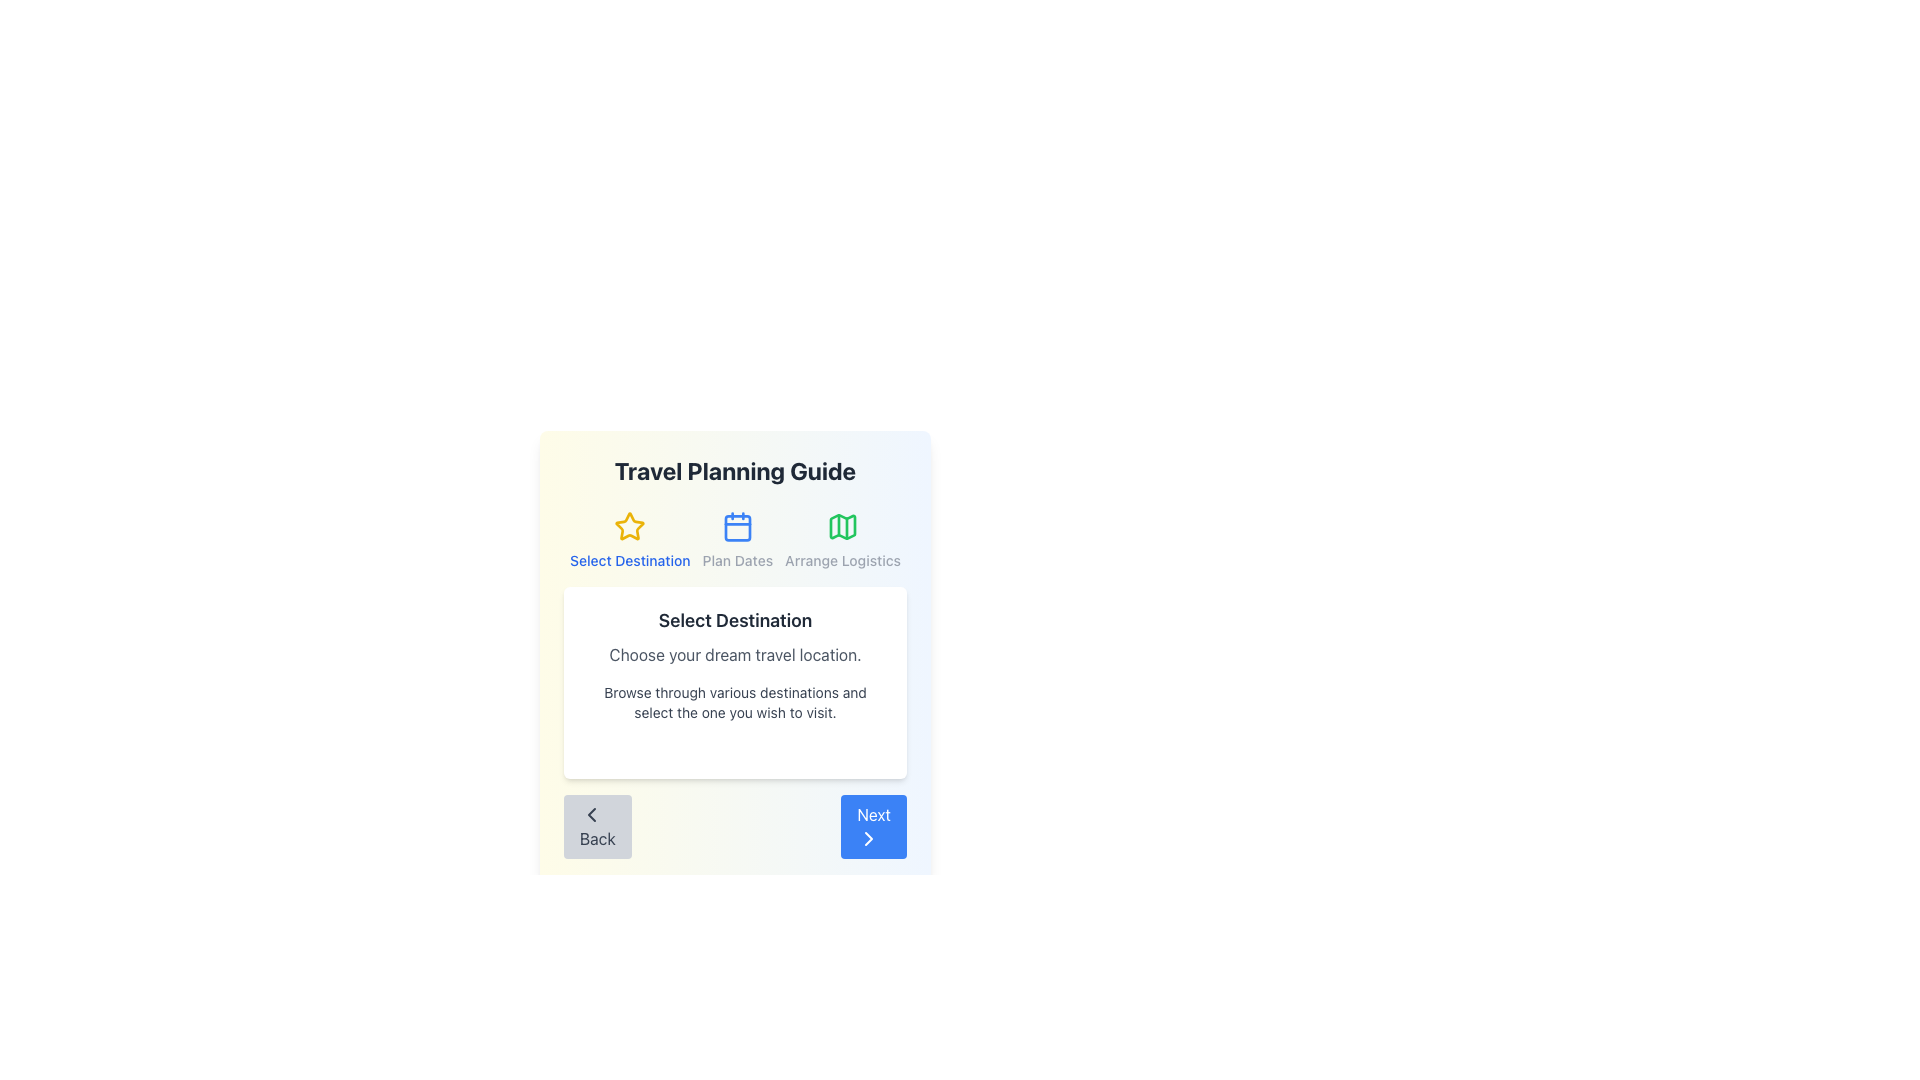 This screenshot has width=1920, height=1080. What do you see at coordinates (736, 560) in the screenshot?
I see `text label displaying 'Plan Dates', which is located below a calendar icon in a vertical column layout` at bounding box center [736, 560].